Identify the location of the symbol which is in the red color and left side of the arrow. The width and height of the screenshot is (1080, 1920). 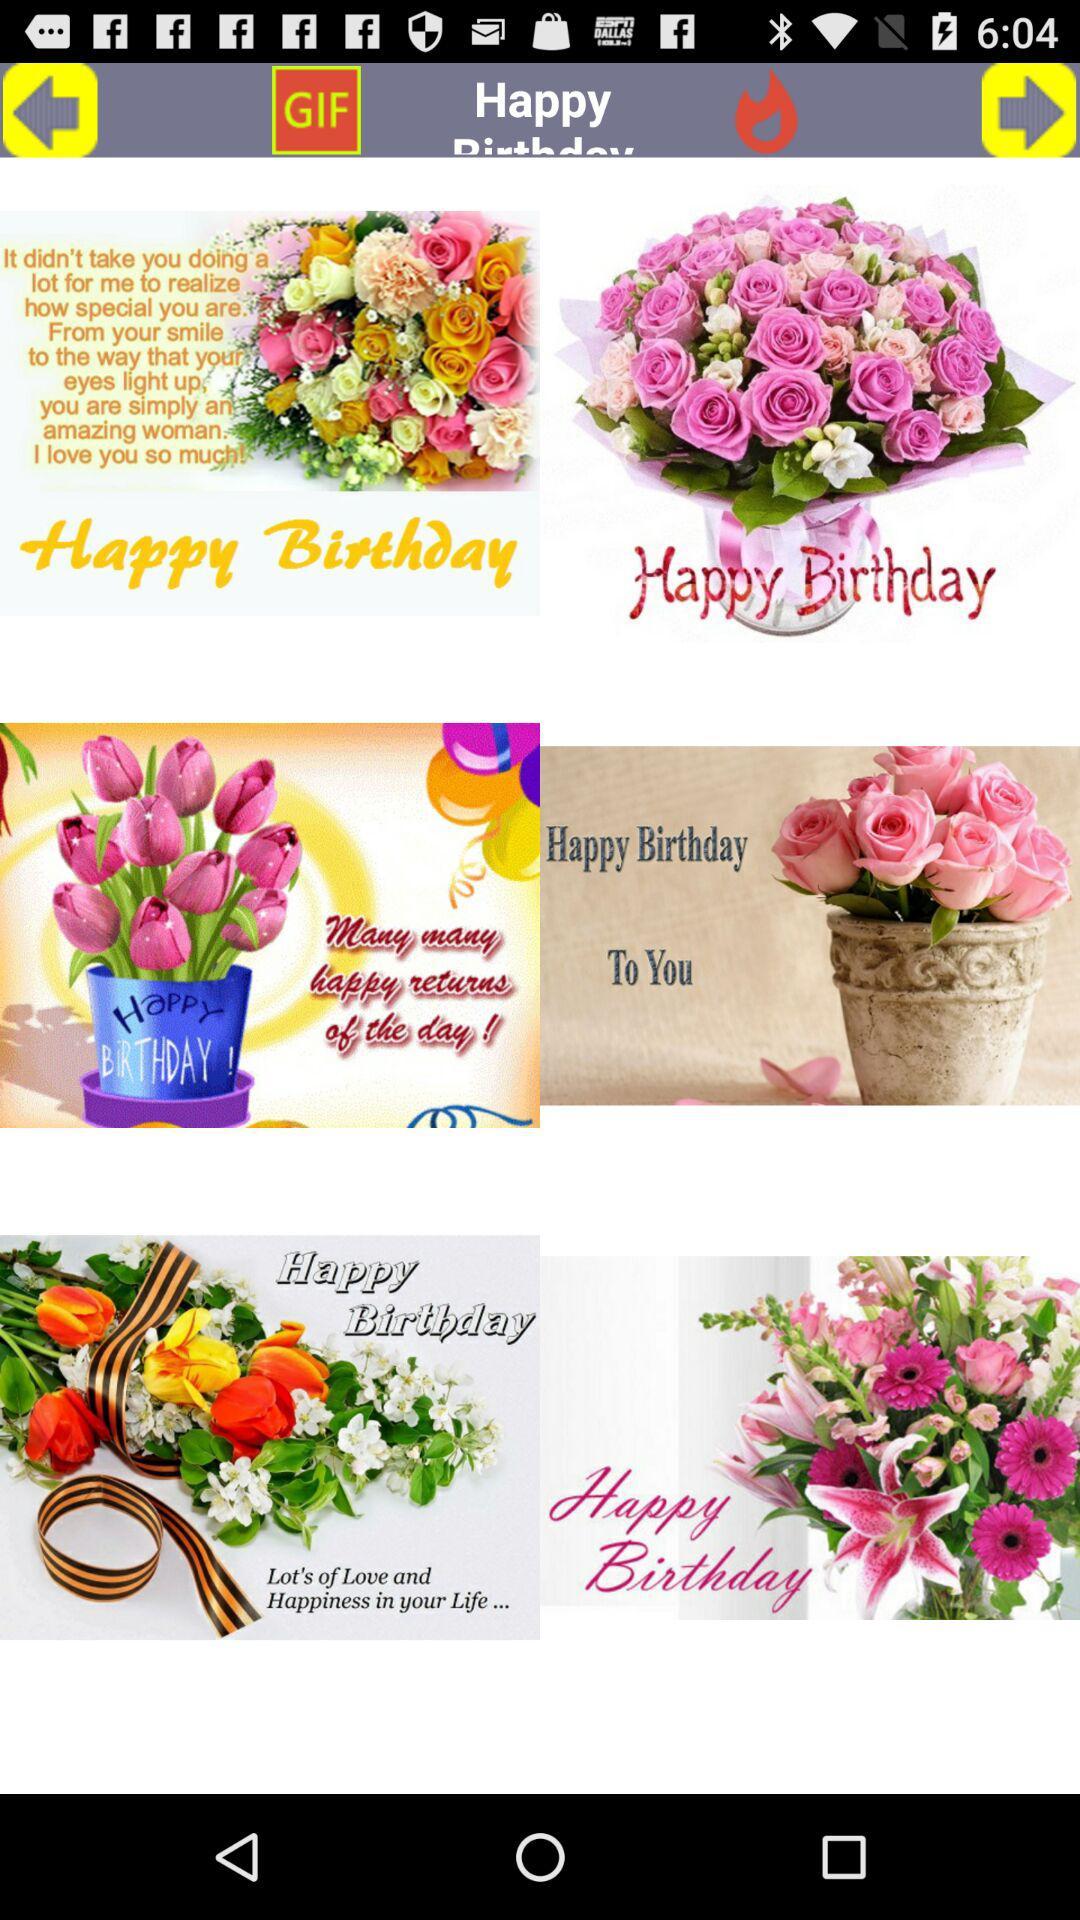
(765, 109).